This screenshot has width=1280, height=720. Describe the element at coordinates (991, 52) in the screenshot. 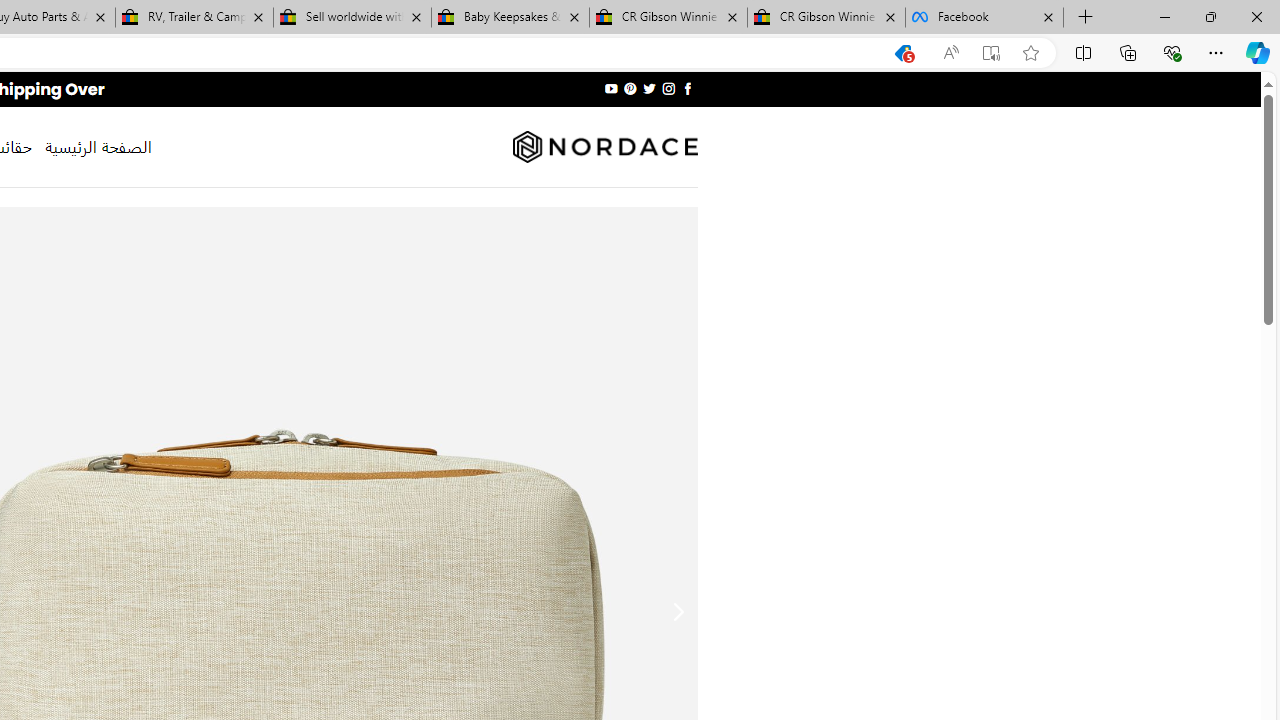

I see `'Enter Immersive Reader (F9)'` at that location.